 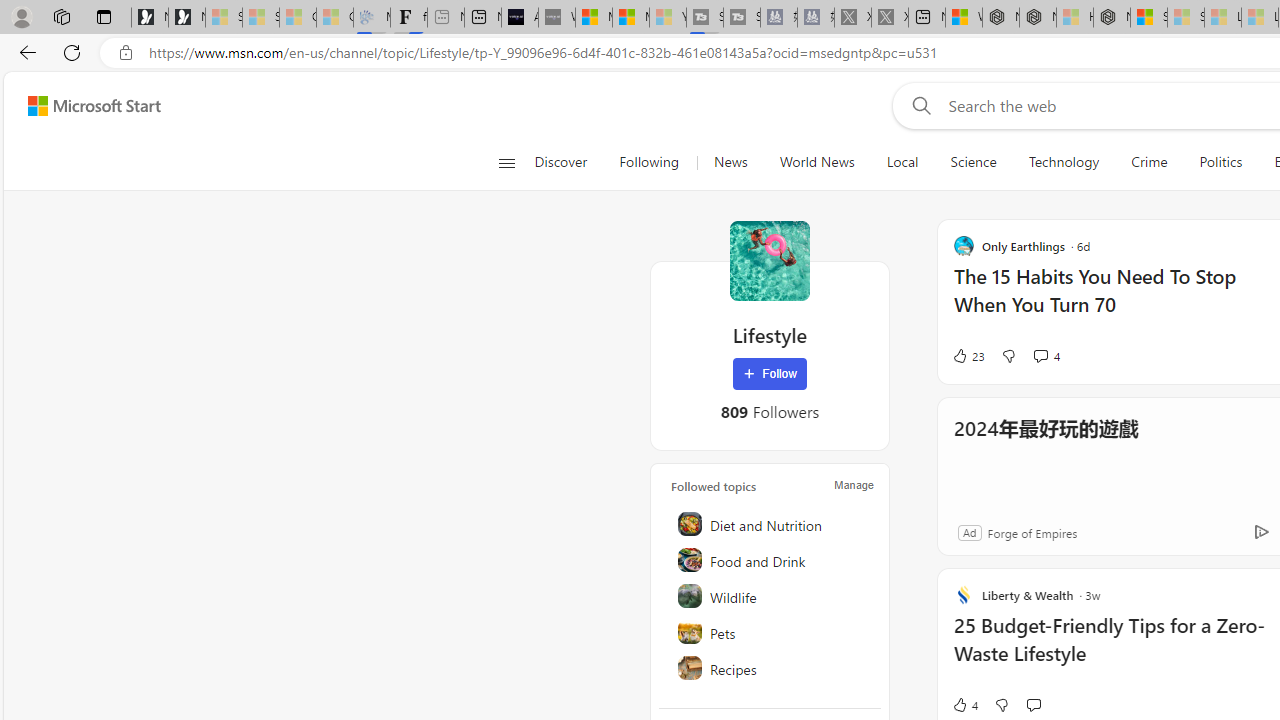 I want to click on 'Following', so click(x=648, y=162).